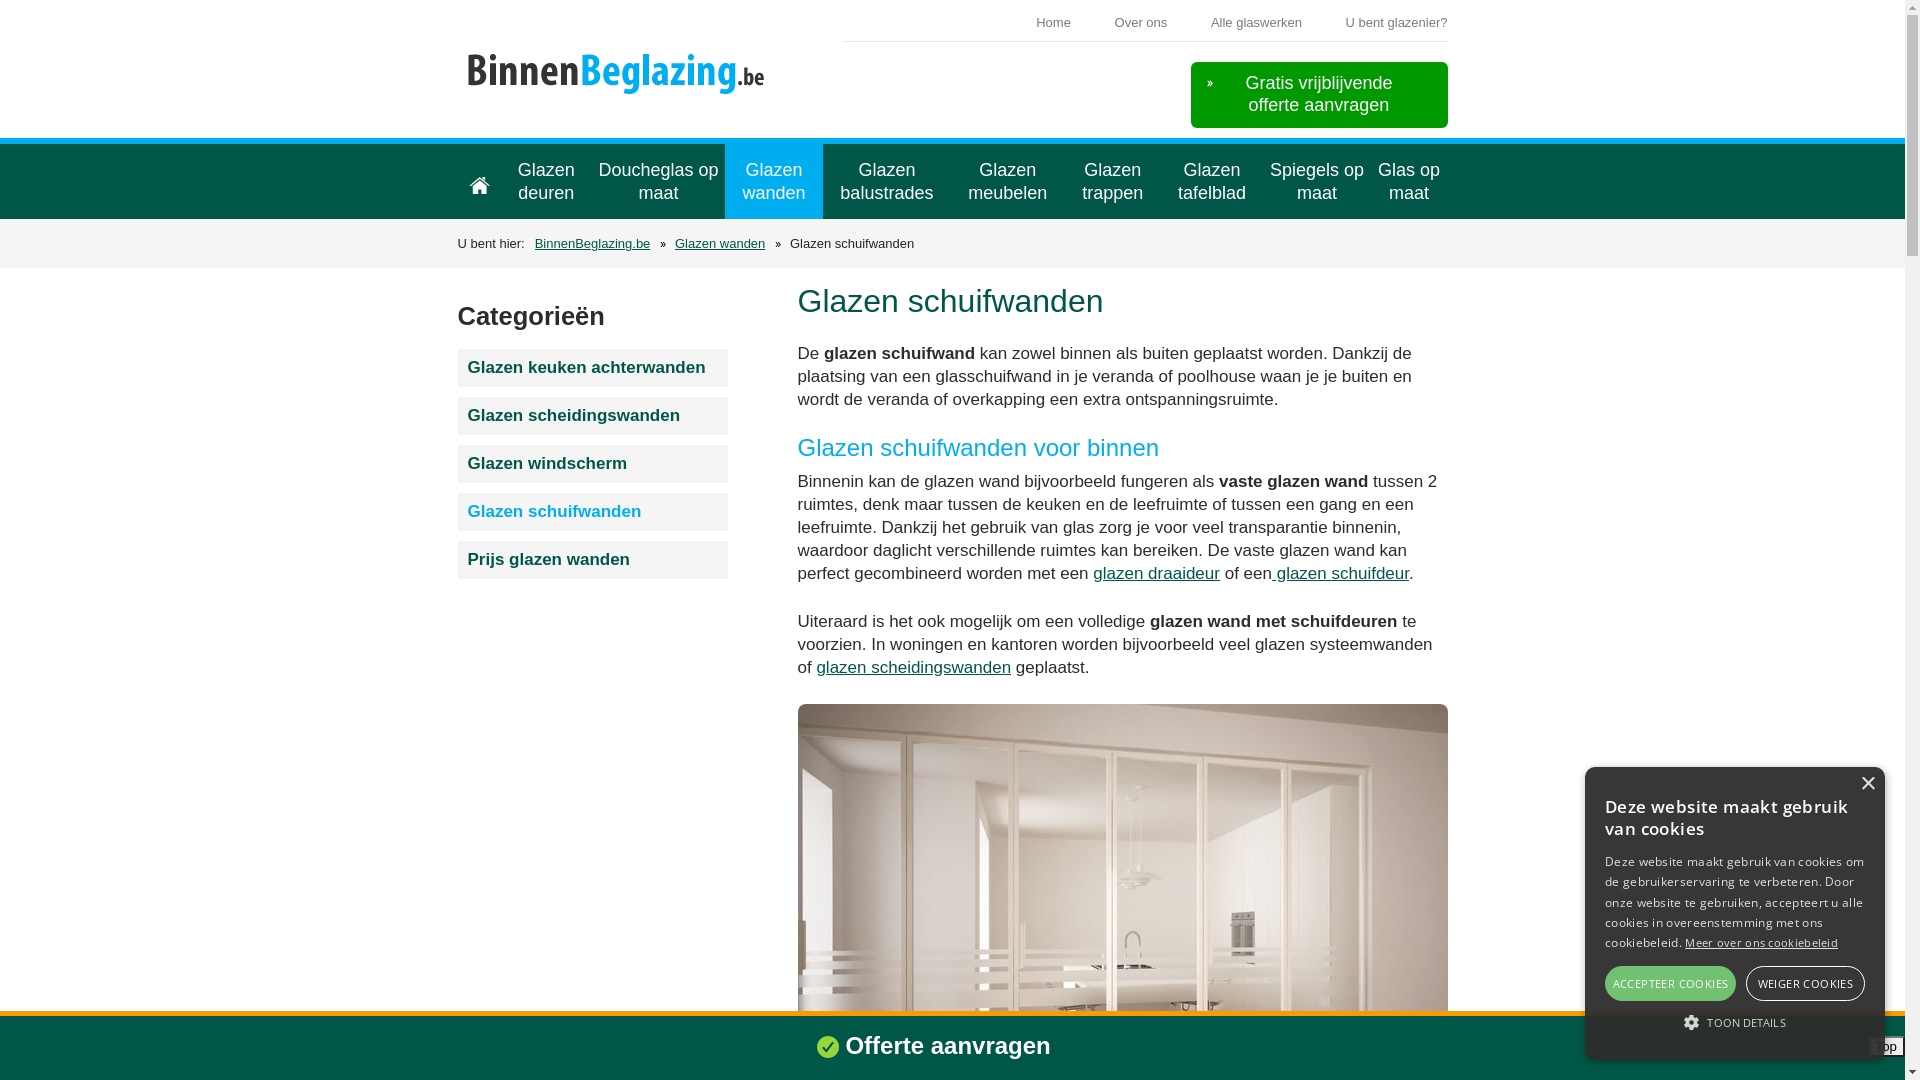  Describe the element at coordinates (1211, 181) in the screenshot. I see `'Glazen tafelblad'` at that location.